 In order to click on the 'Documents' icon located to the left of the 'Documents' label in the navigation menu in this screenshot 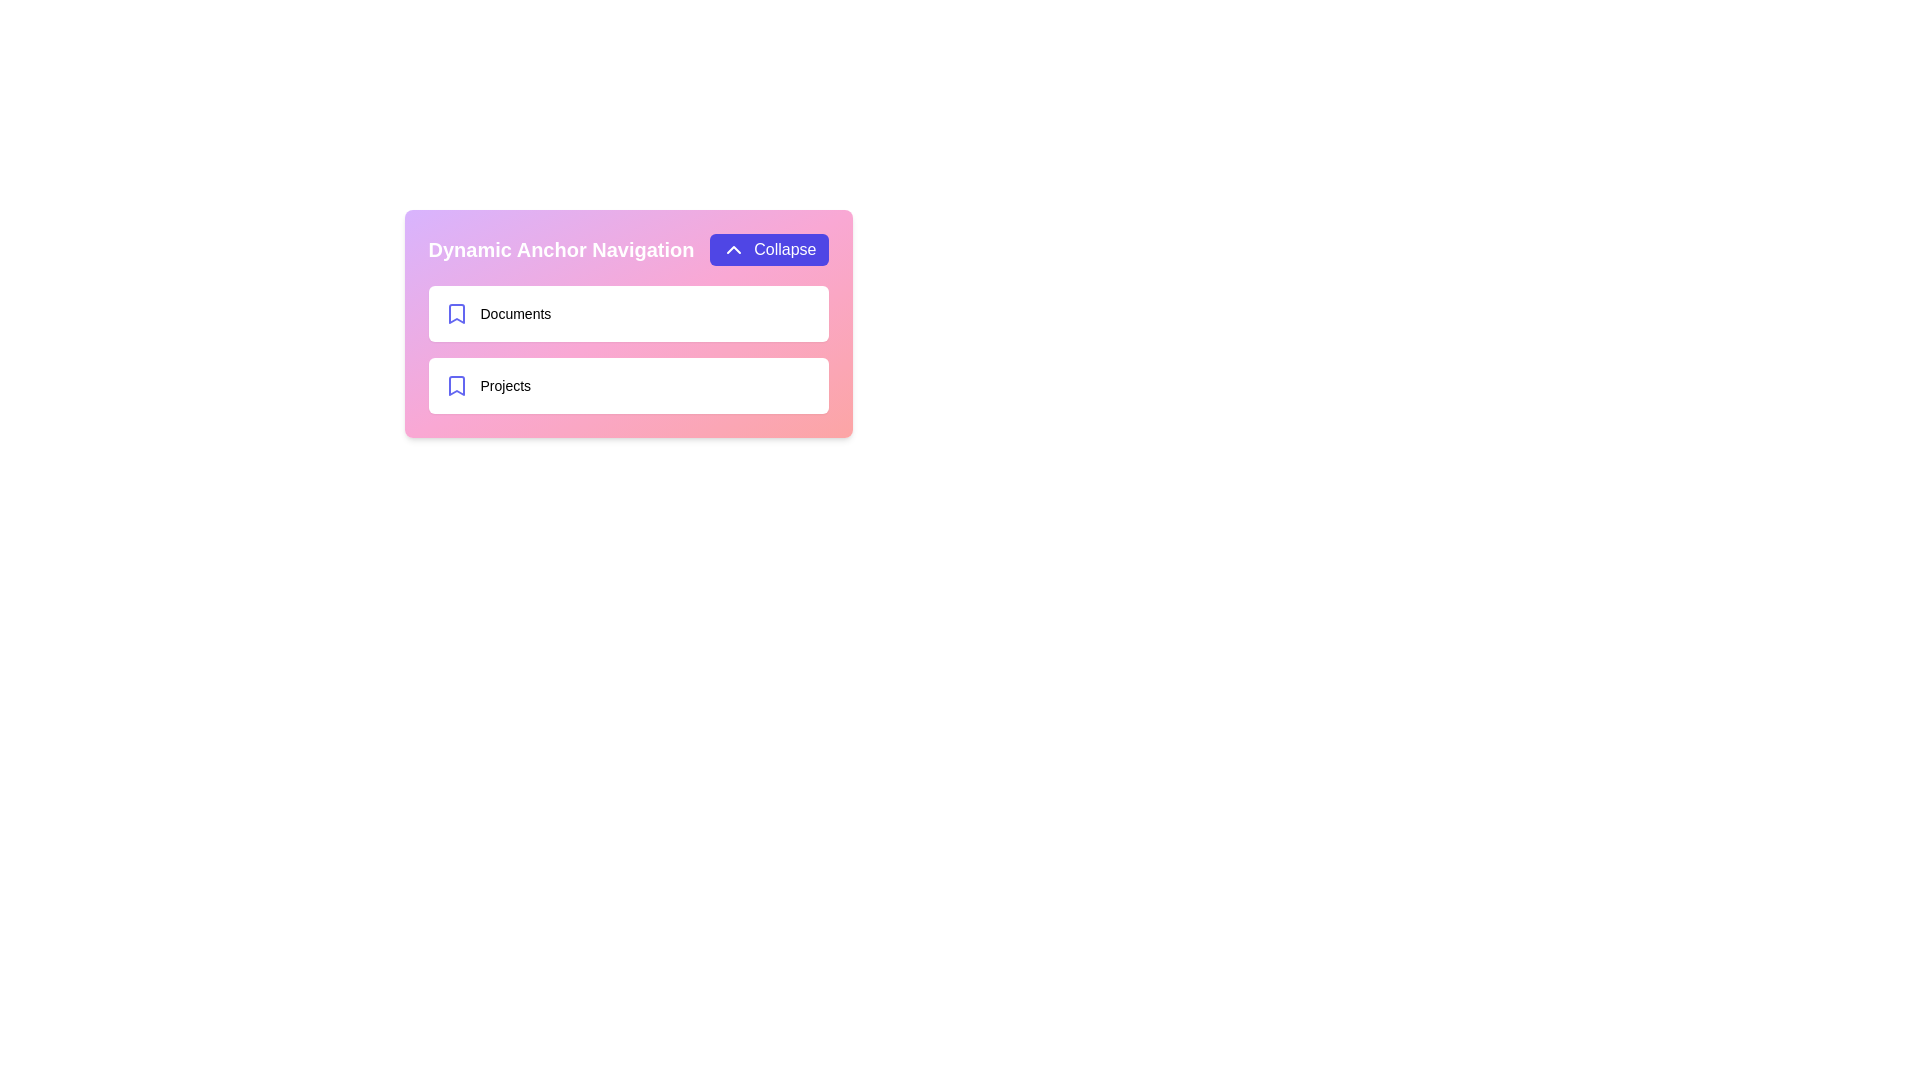, I will do `click(455, 313)`.